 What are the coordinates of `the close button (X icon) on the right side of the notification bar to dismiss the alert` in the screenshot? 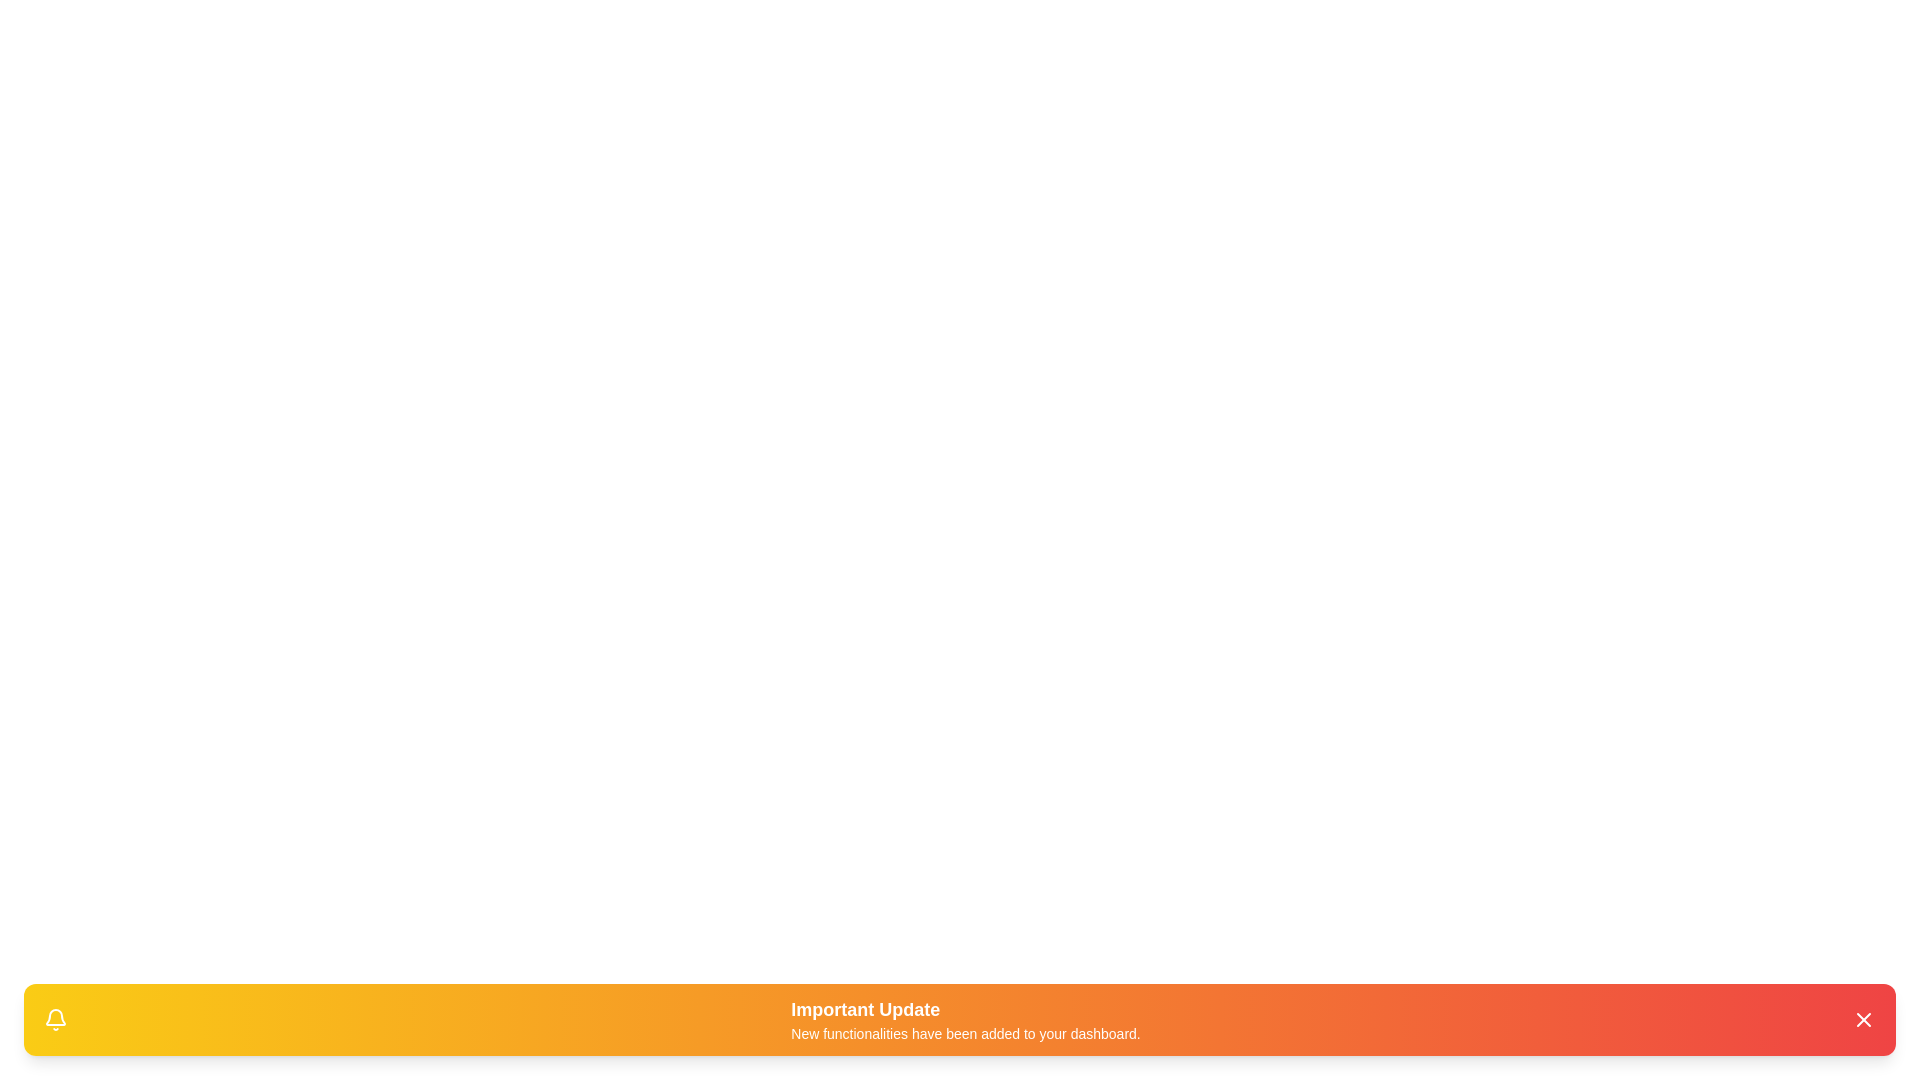 It's located at (1862, 1019).